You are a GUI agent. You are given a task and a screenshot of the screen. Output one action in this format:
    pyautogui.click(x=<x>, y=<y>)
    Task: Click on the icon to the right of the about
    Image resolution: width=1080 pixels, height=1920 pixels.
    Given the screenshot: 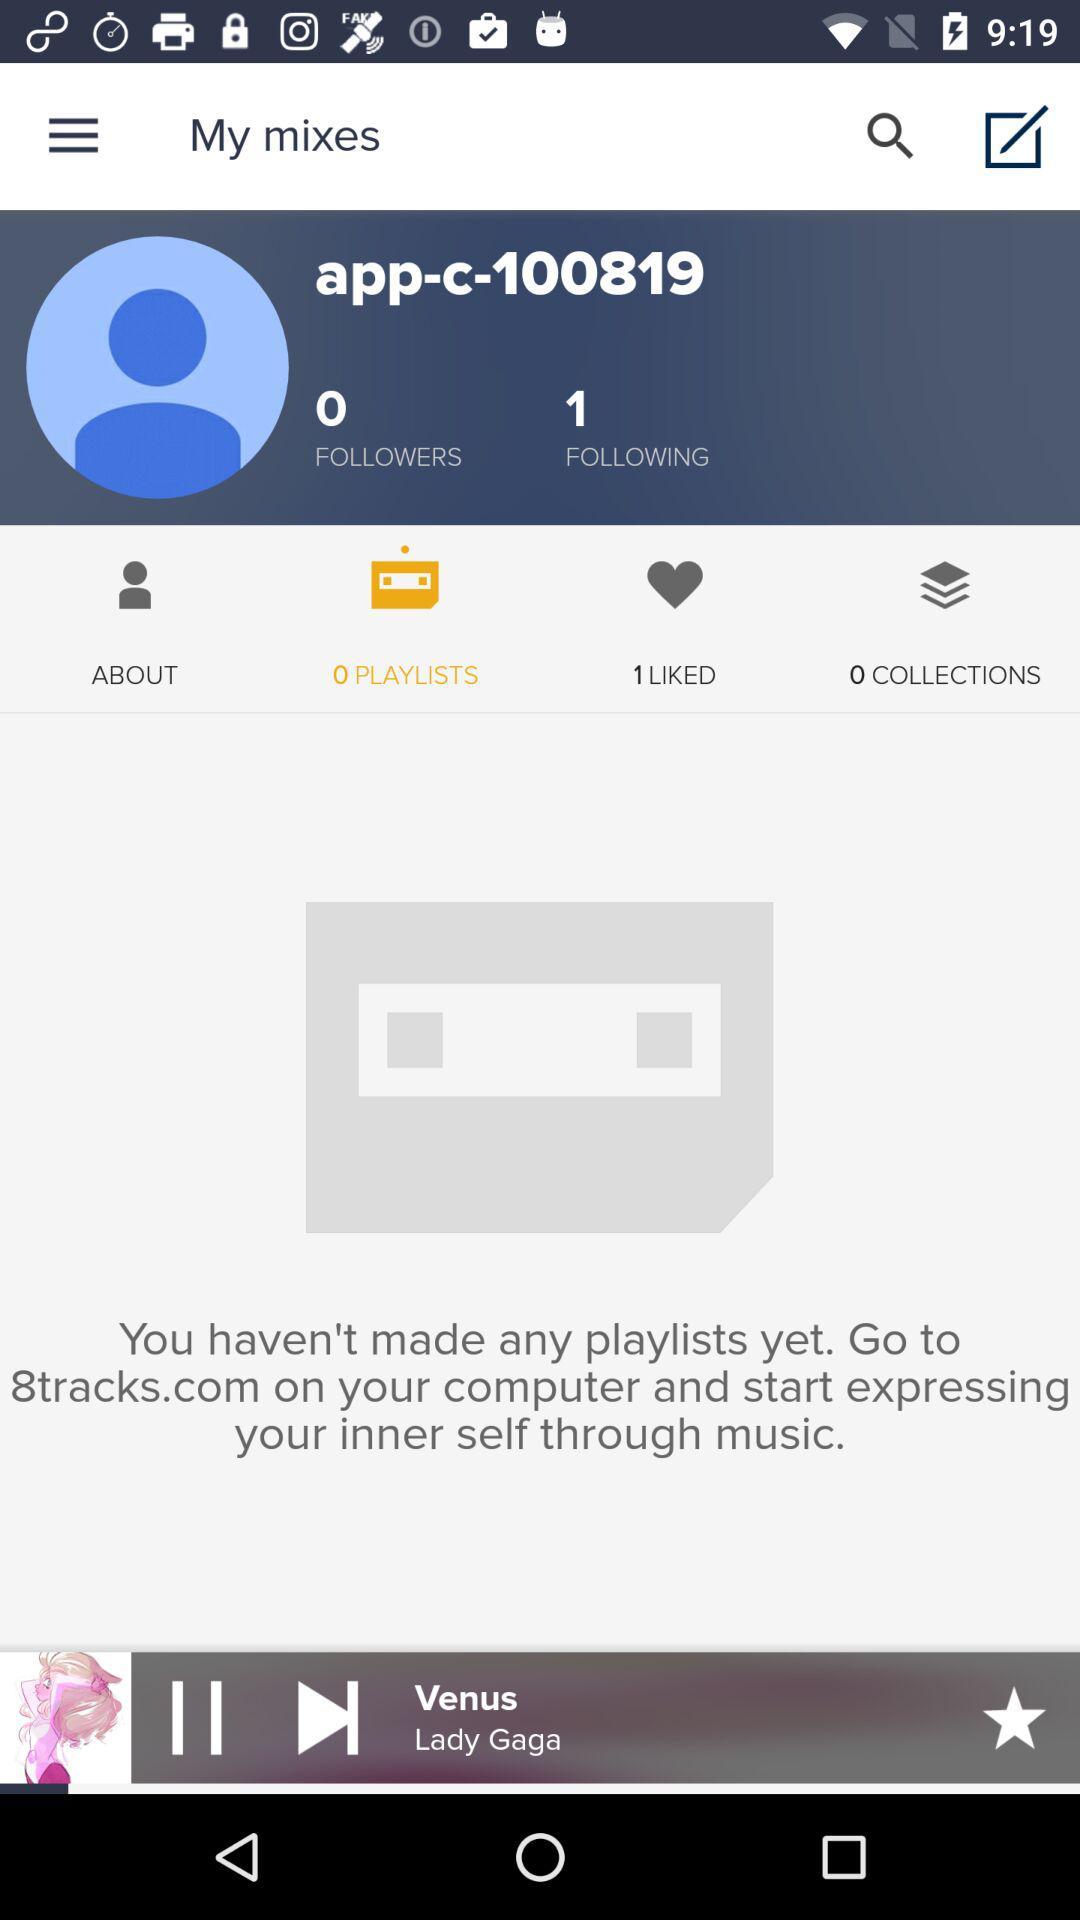 What is the action you would take?
    pyautogui.click(x=405, y=607)
    